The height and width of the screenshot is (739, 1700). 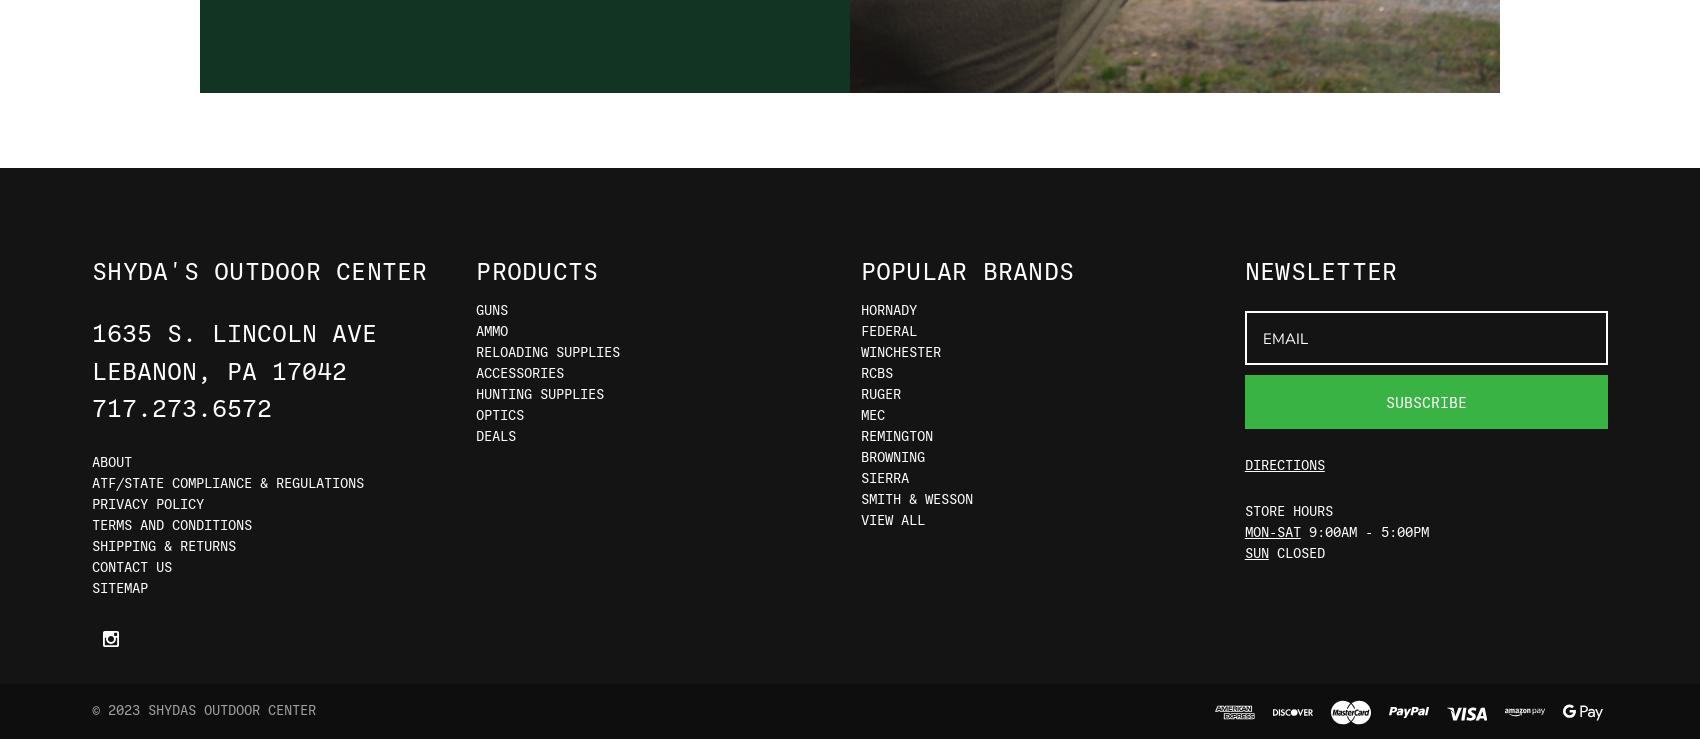 What do you see at coordinates (111, 460) in the screenshot?
I see `'About'` at bounding box center [111, 460].